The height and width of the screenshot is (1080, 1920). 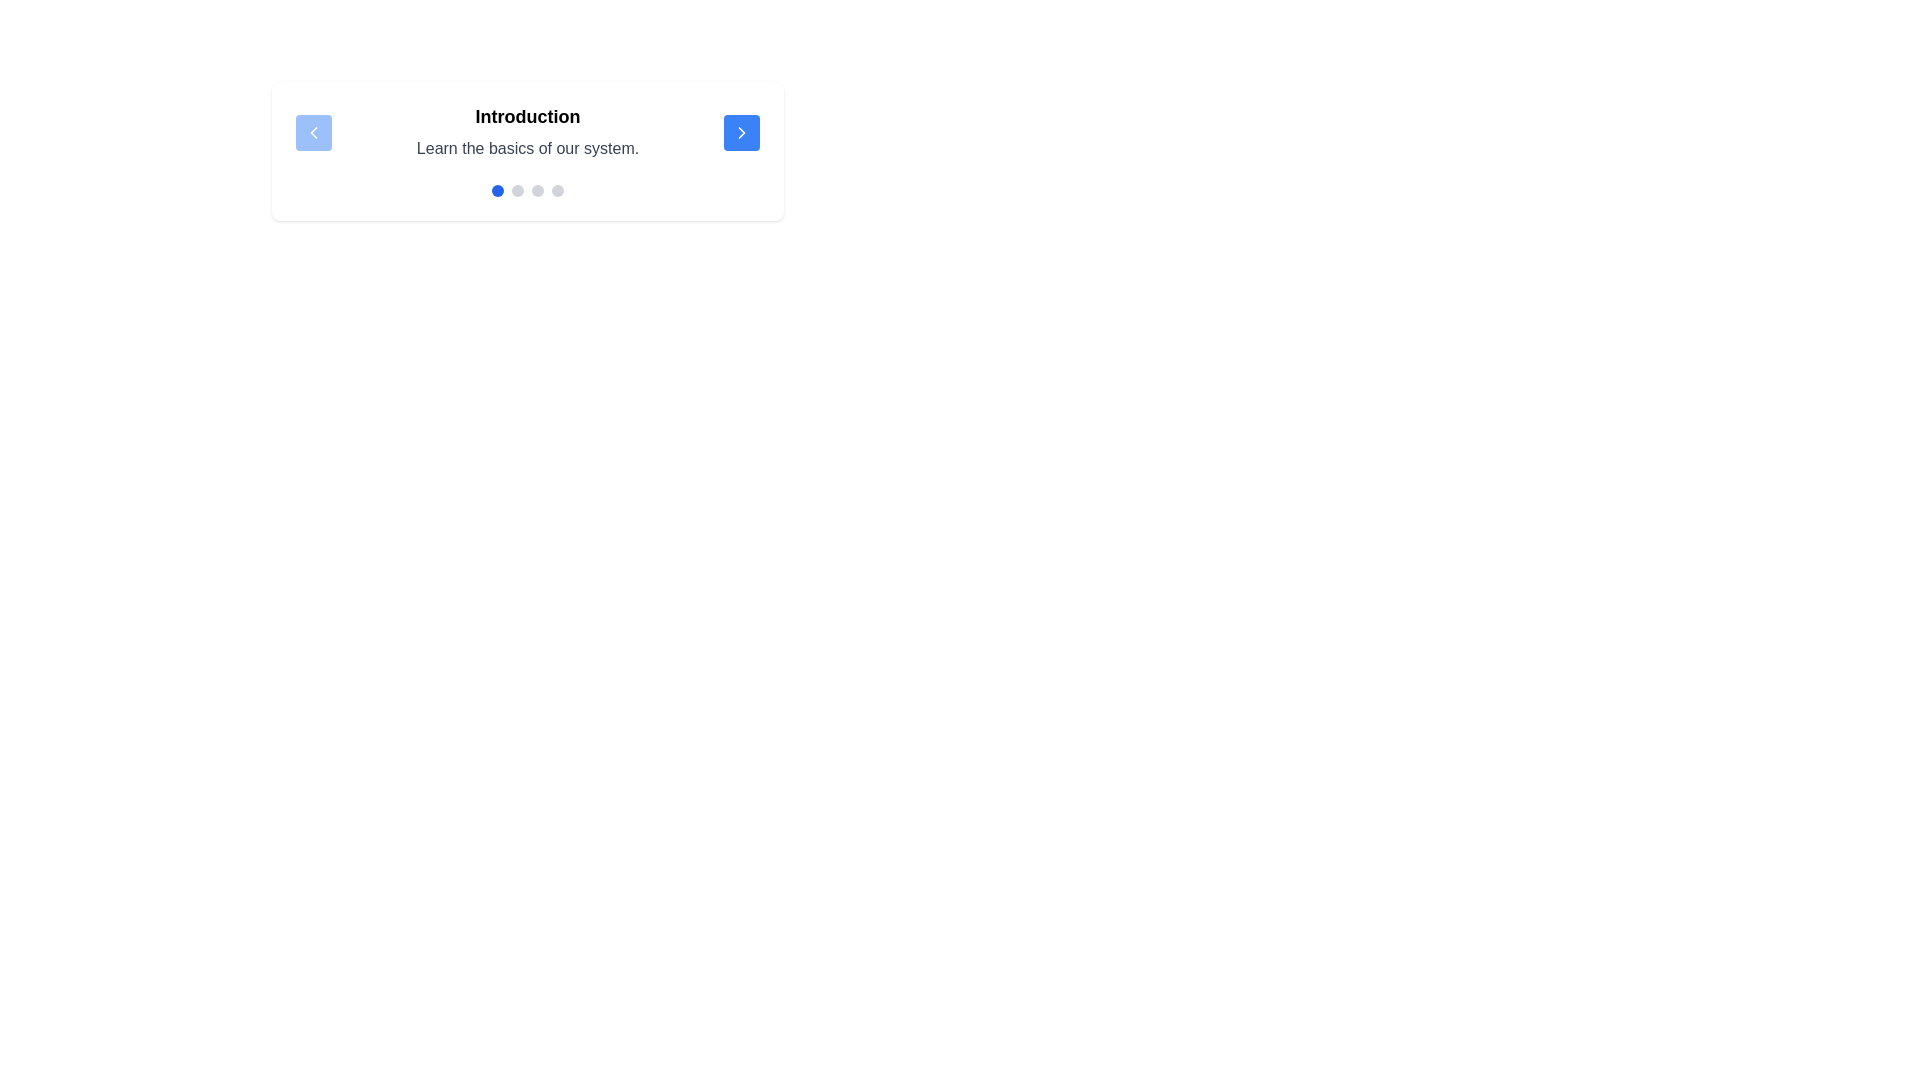 What do you see at coordinates (498, 190) in the screenshot?
I see `the first circular indicator dot located underneath the text 'Learn the basics of our system'` at bounding box center [498, 190].